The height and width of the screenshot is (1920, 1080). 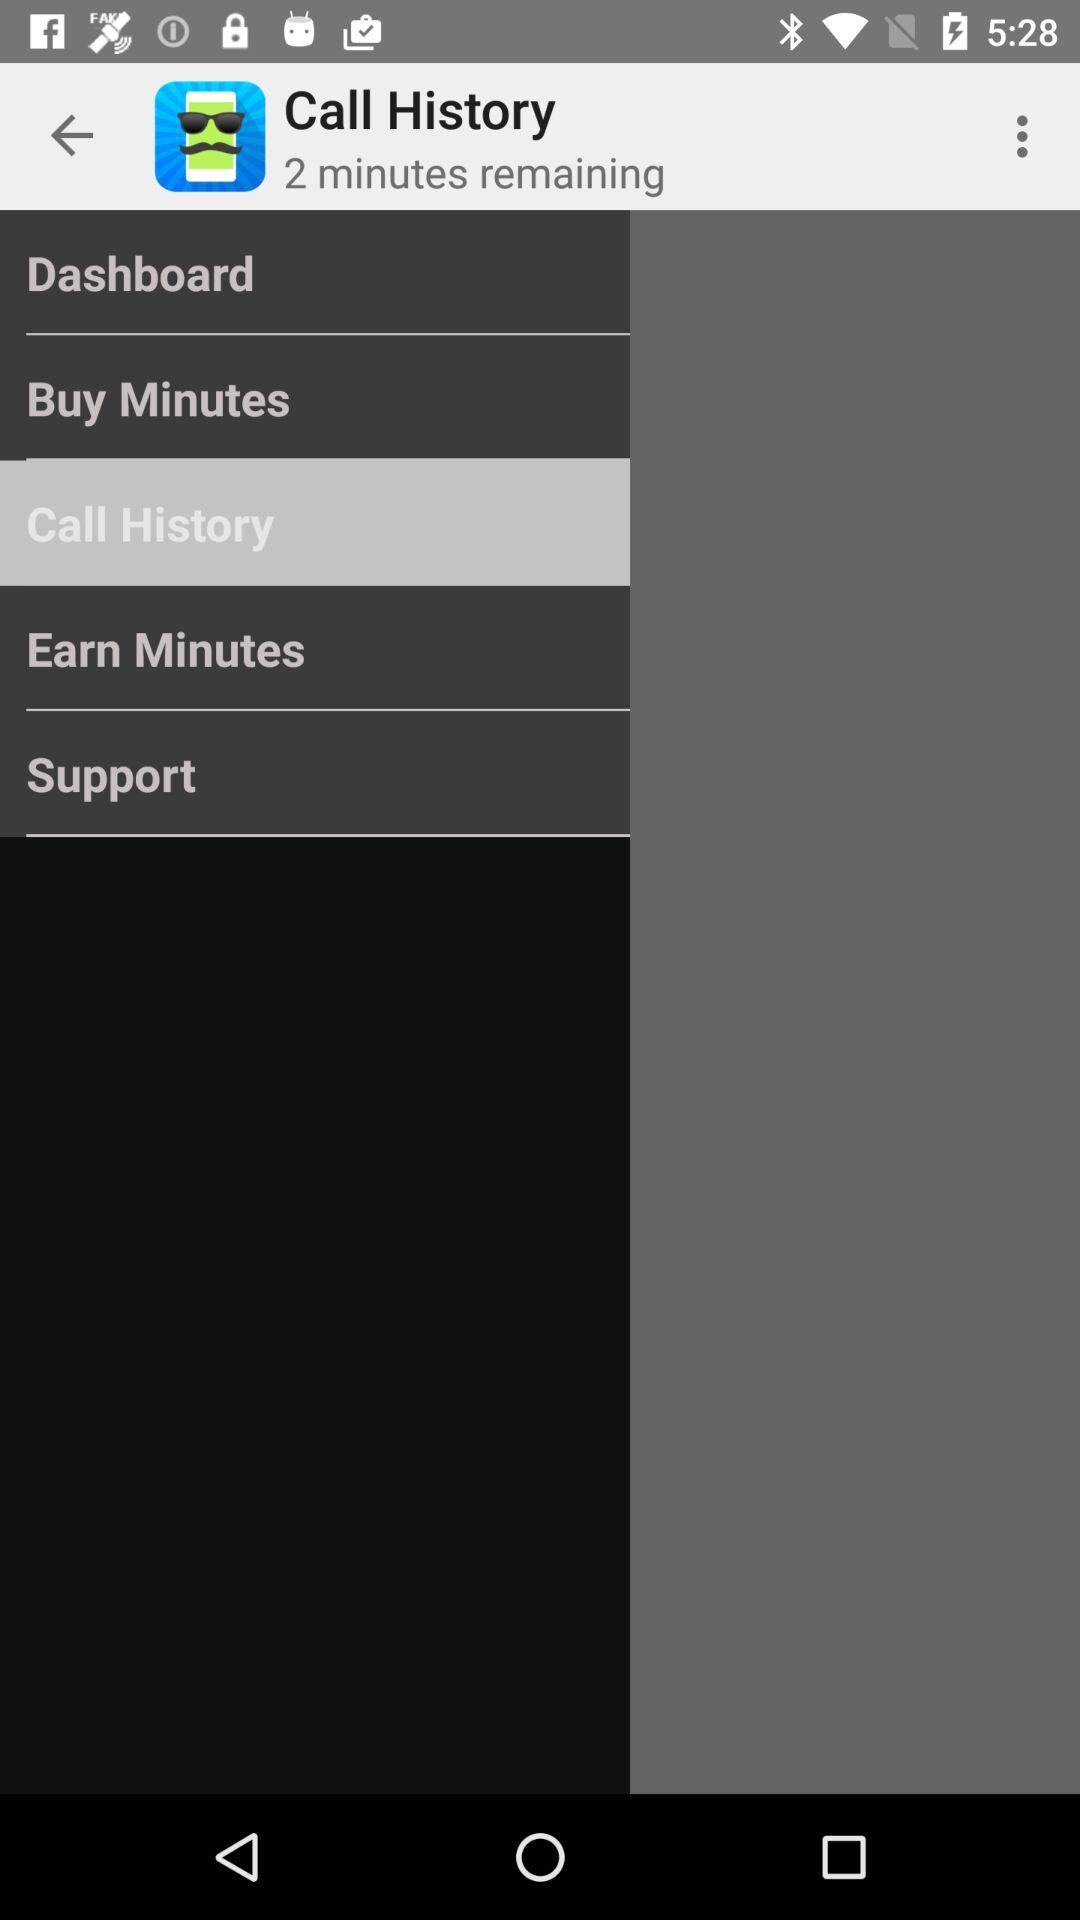 What do you see at coordinates (315, 772) in the screenshot?
I see `the support icon` at bounding box center [315, 772].